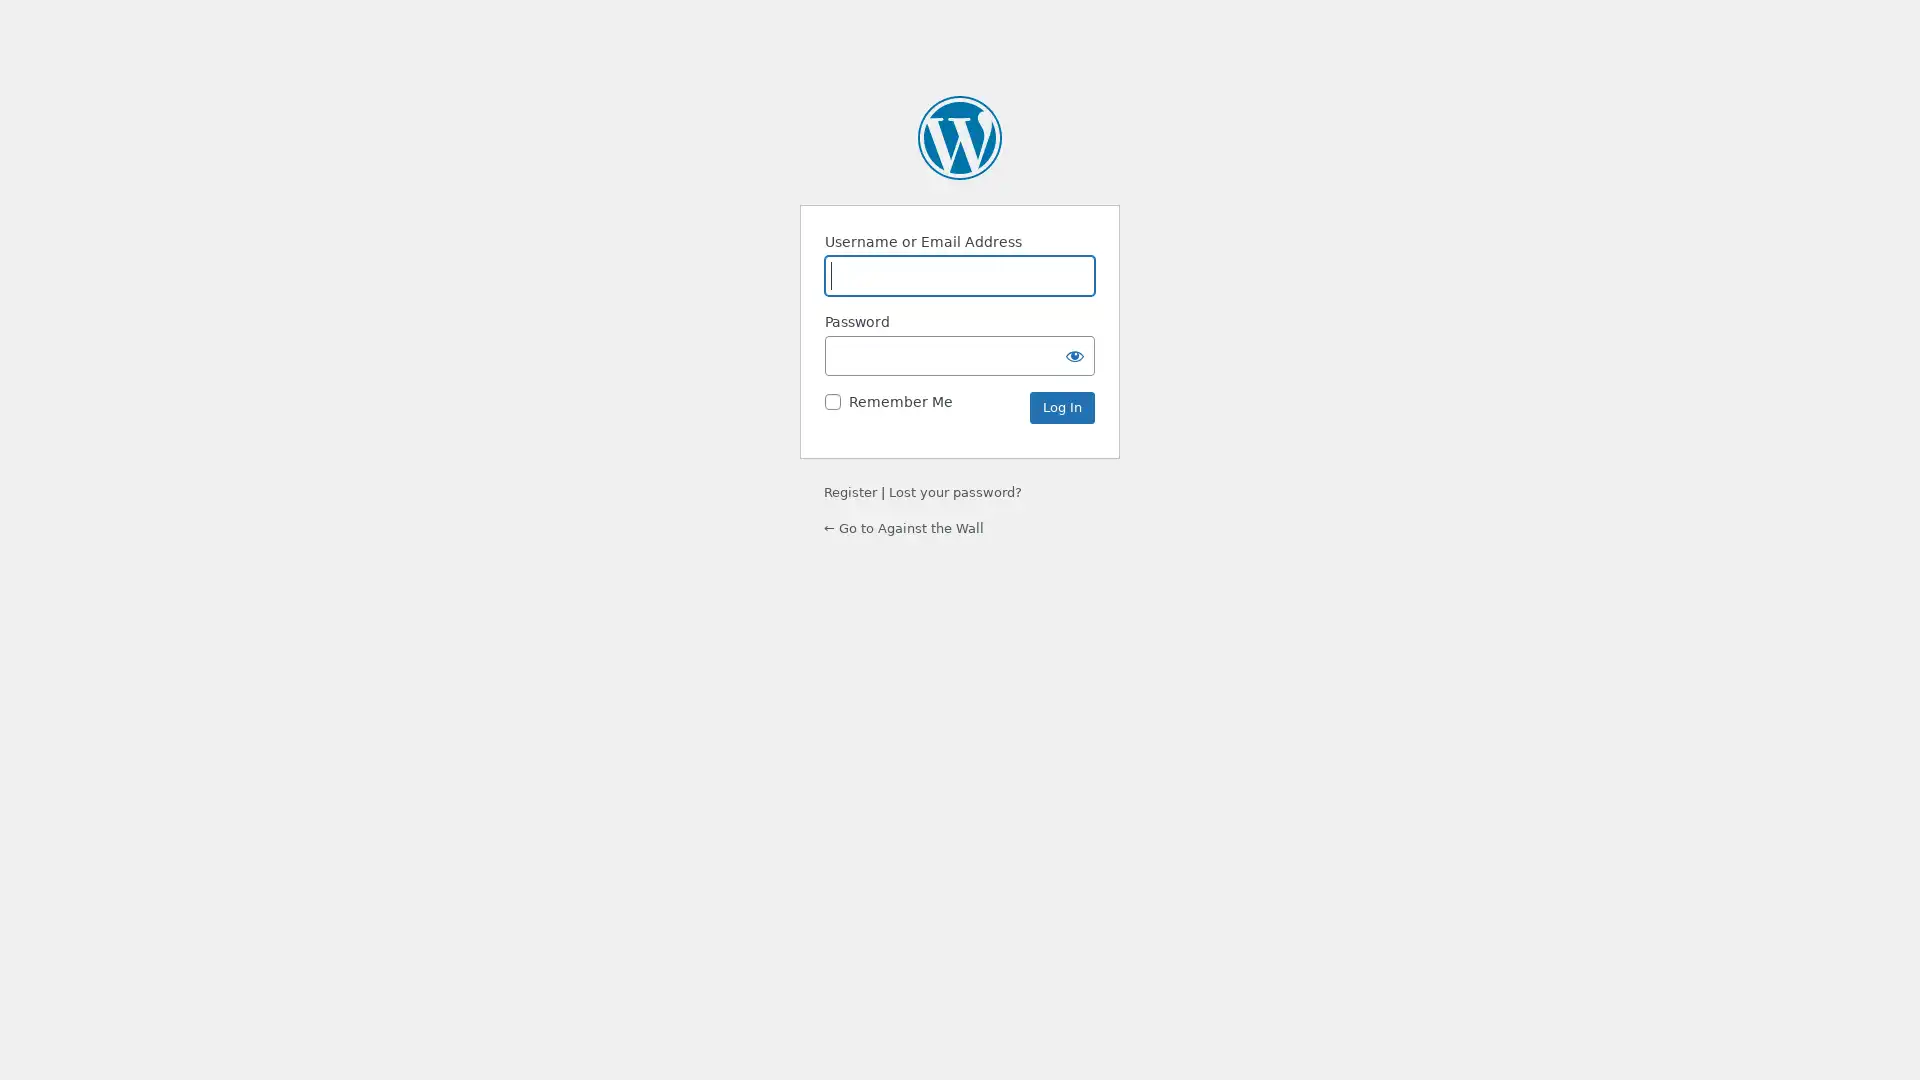 The height and width of the screenshot is (1080, 1920). I want to click on Show password, so click(1074, 354).